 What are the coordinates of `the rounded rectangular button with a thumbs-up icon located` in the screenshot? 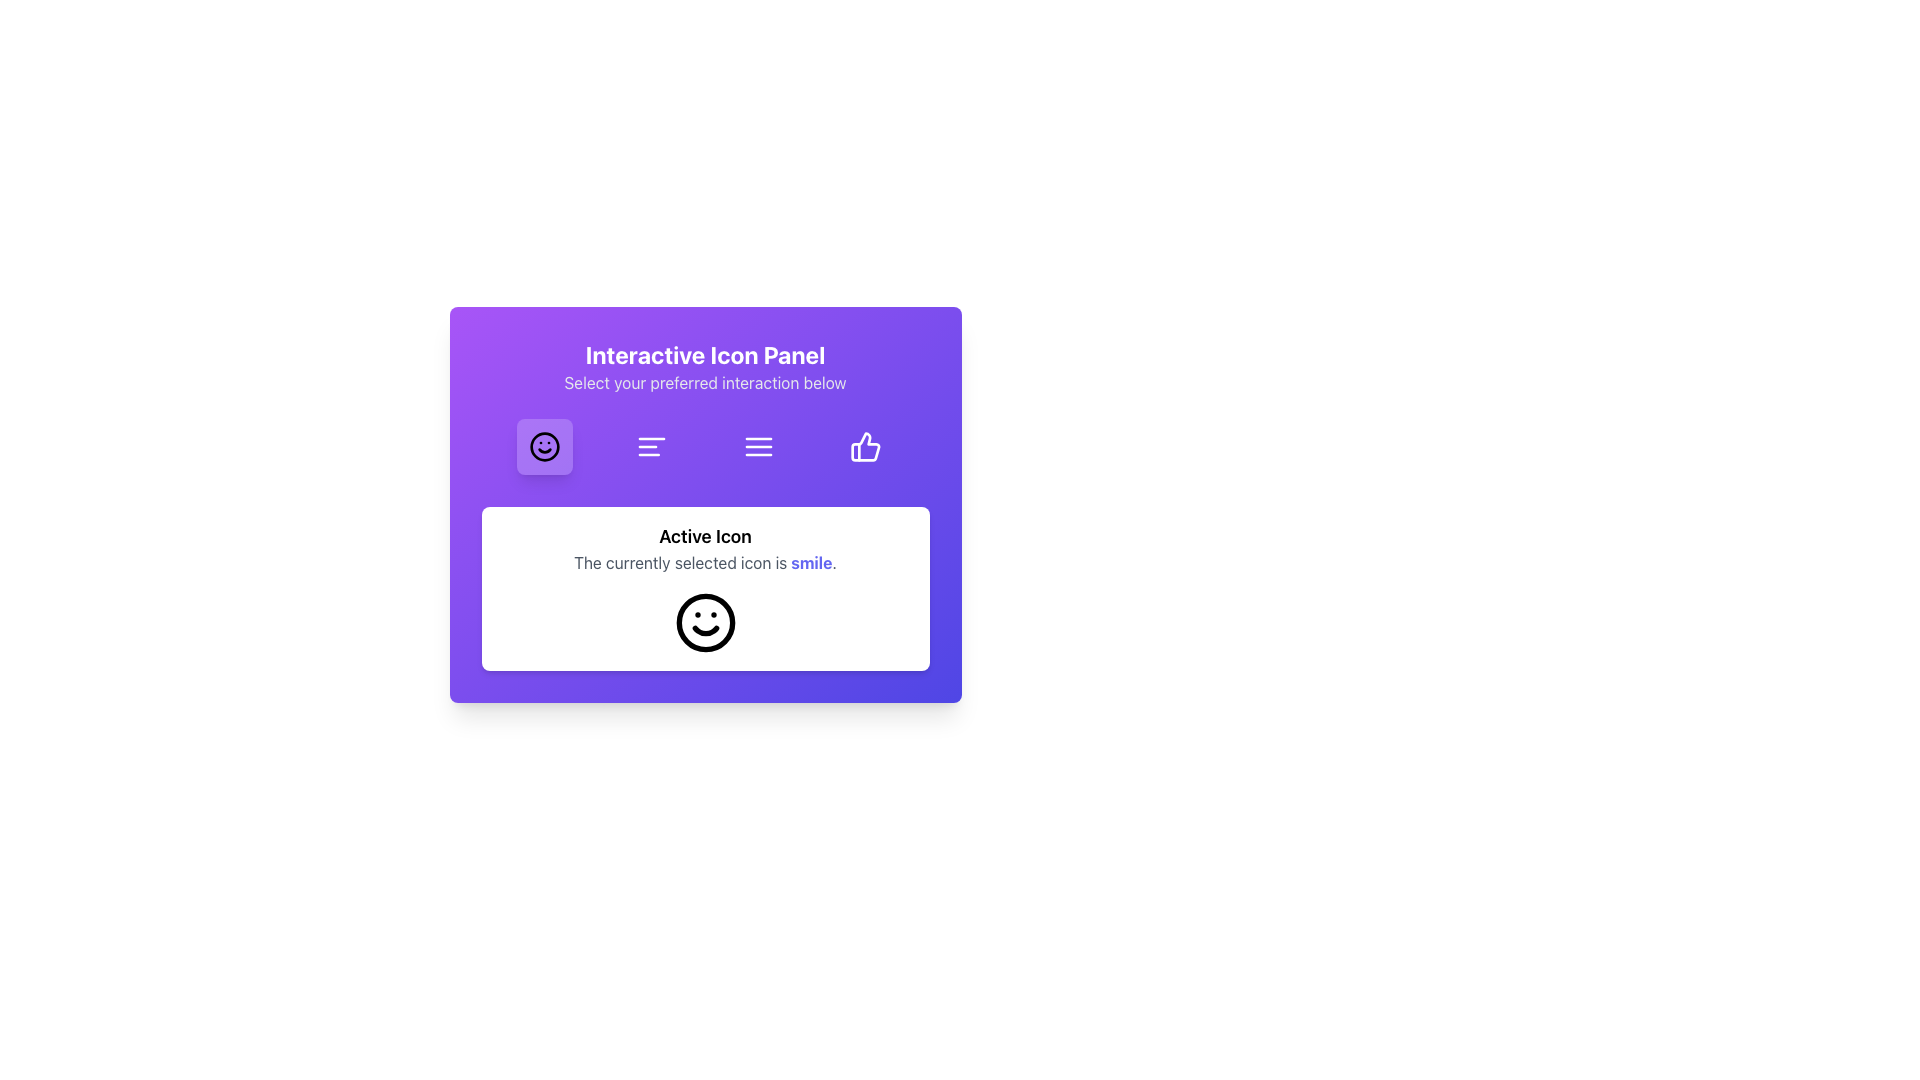 It's located at (866, 446).